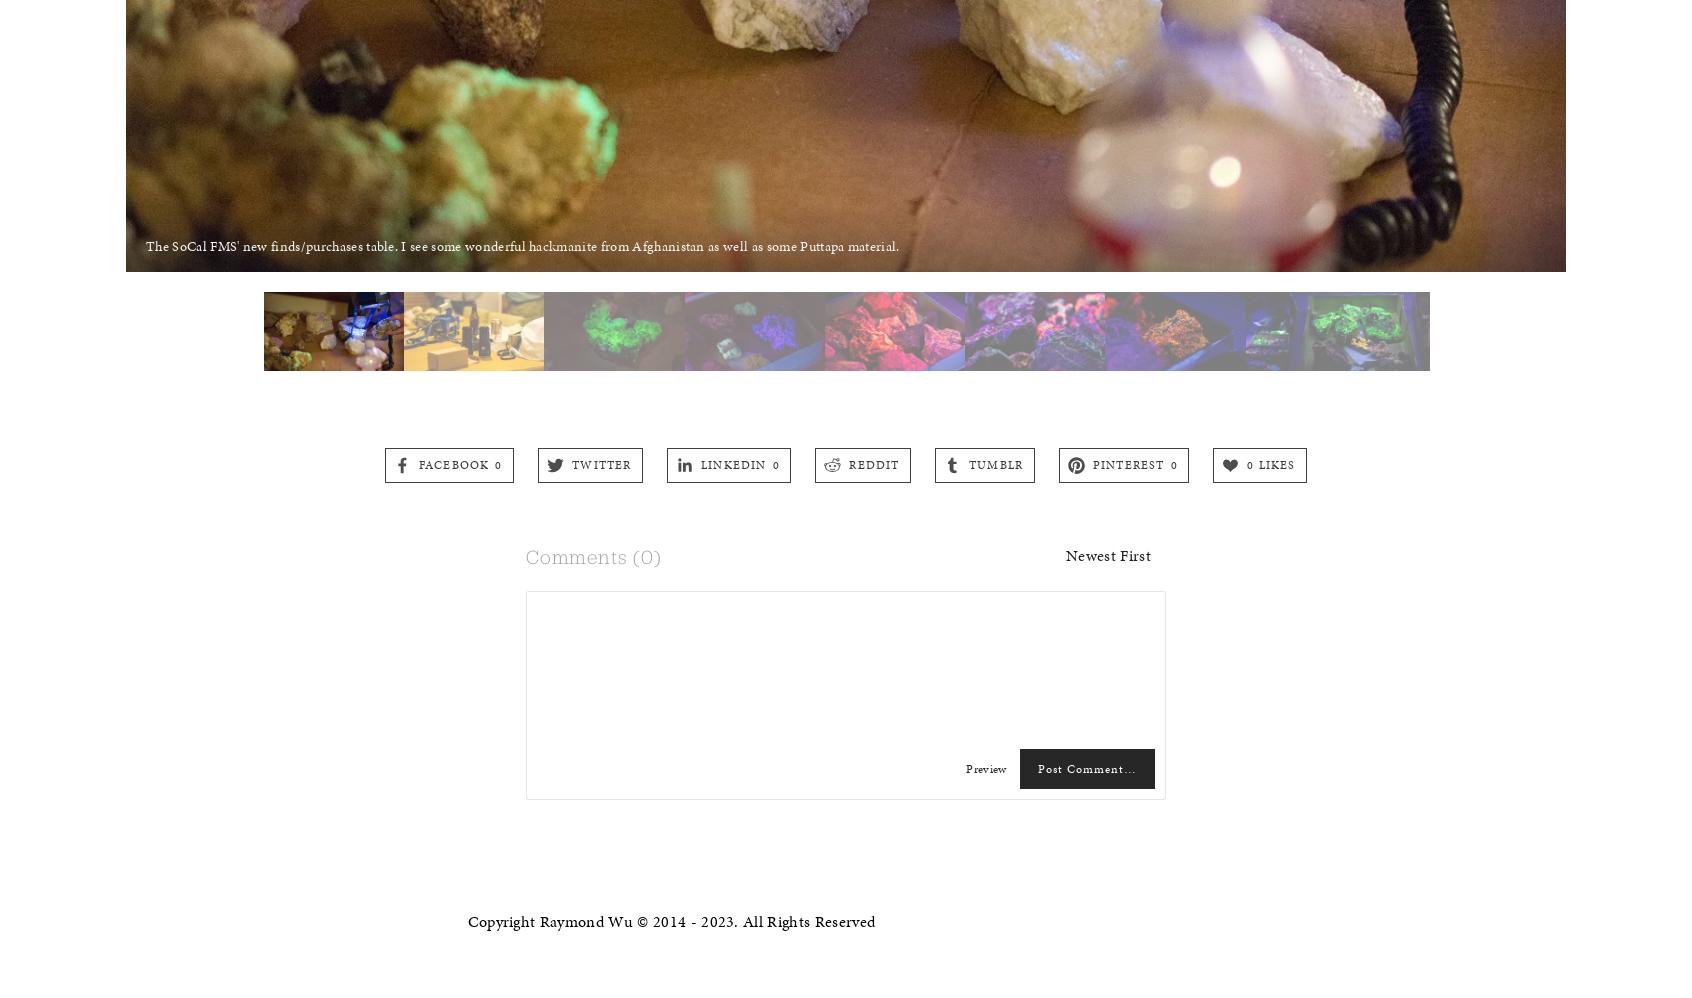  Describe the element at coordinates (995, 462) in the screenshot. I see `'Tumblr'` at that location.